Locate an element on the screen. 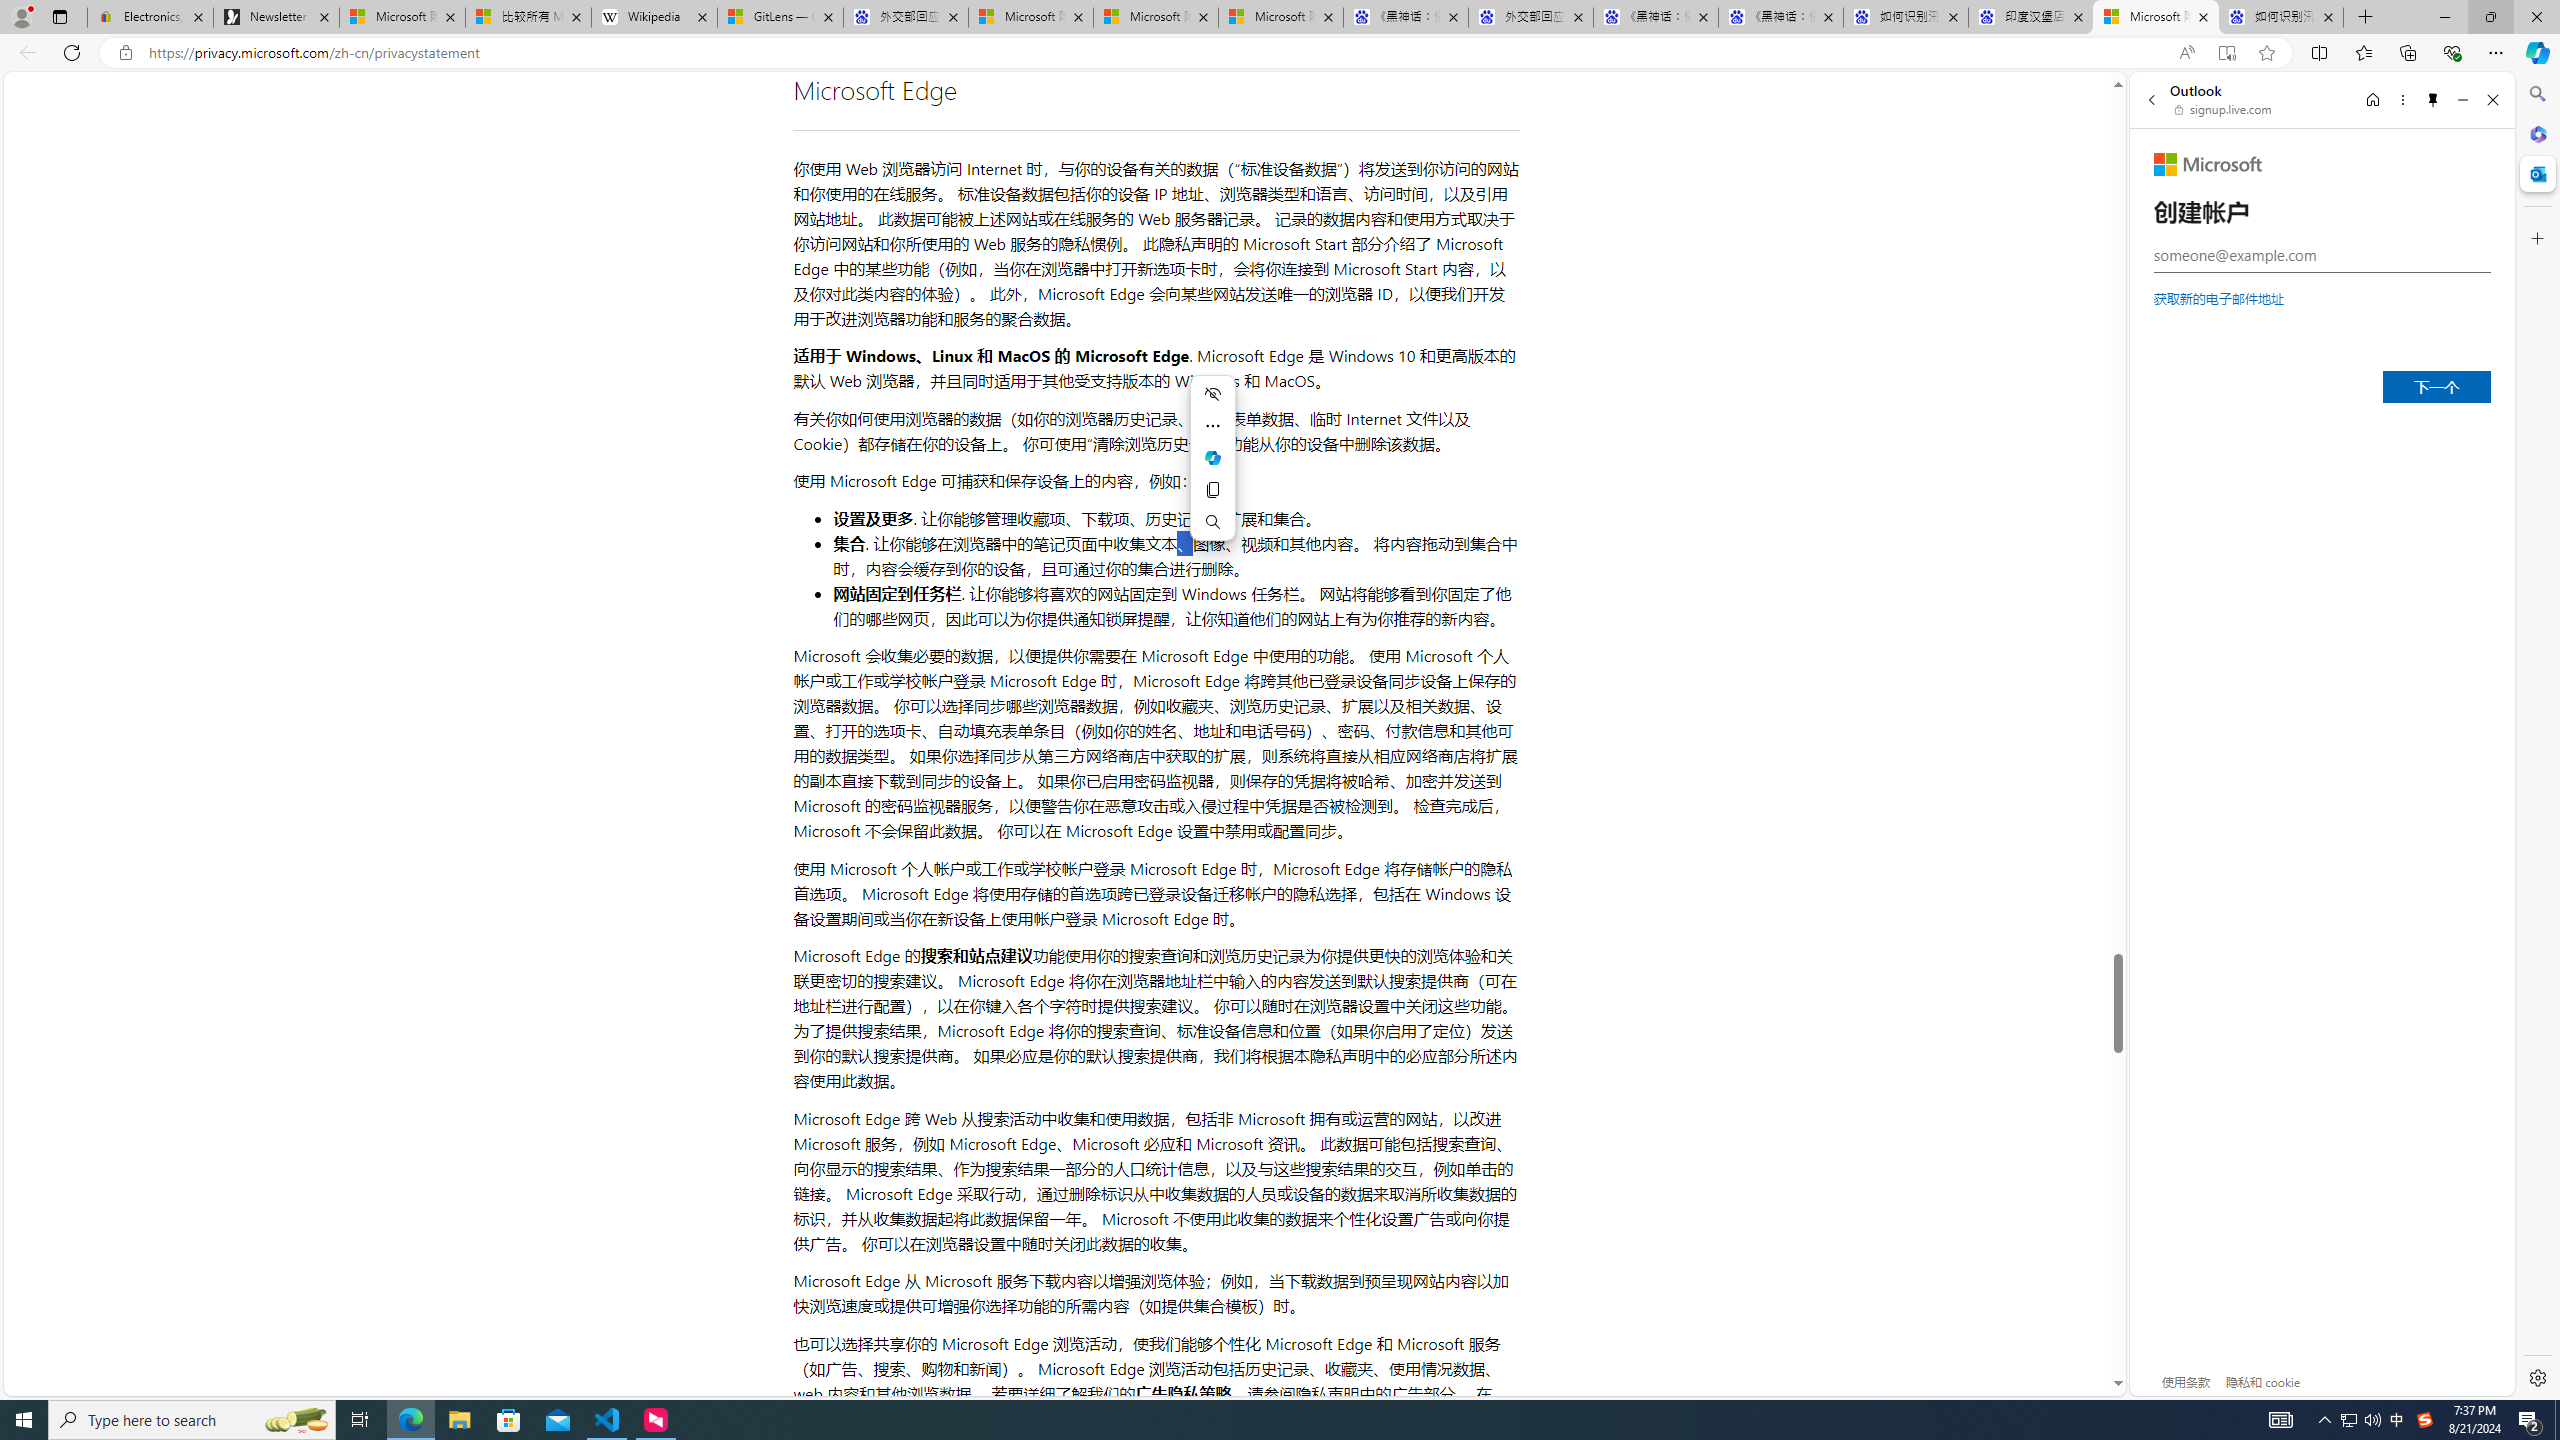 Image resolution: width=2560 pixels, height=1440 pixels. 'signup.live.com' is located at coordinates (2223, 108).